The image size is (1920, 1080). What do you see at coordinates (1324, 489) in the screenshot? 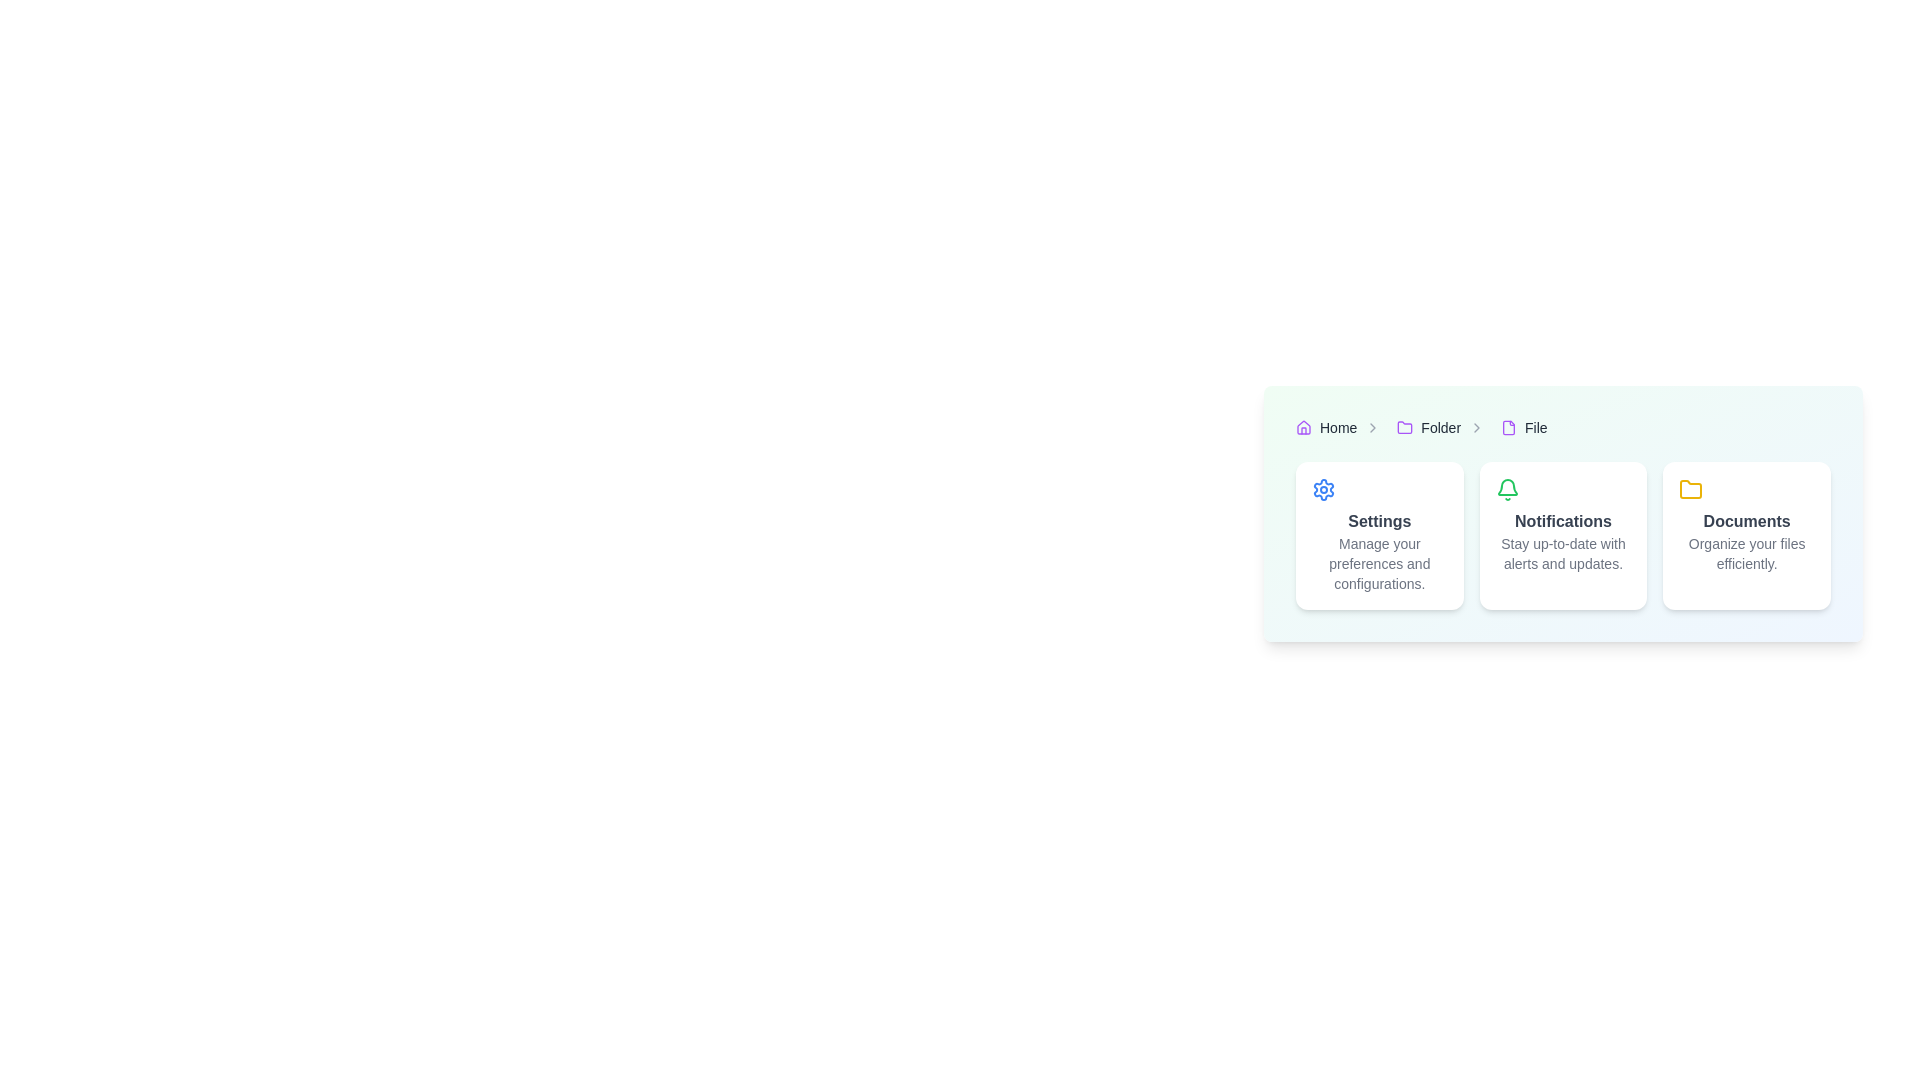
I see `the gear icon representing settings, which is located within the first card titled 'Settings' on the leftmost part of the card group` at bounding box center [1324, 489].